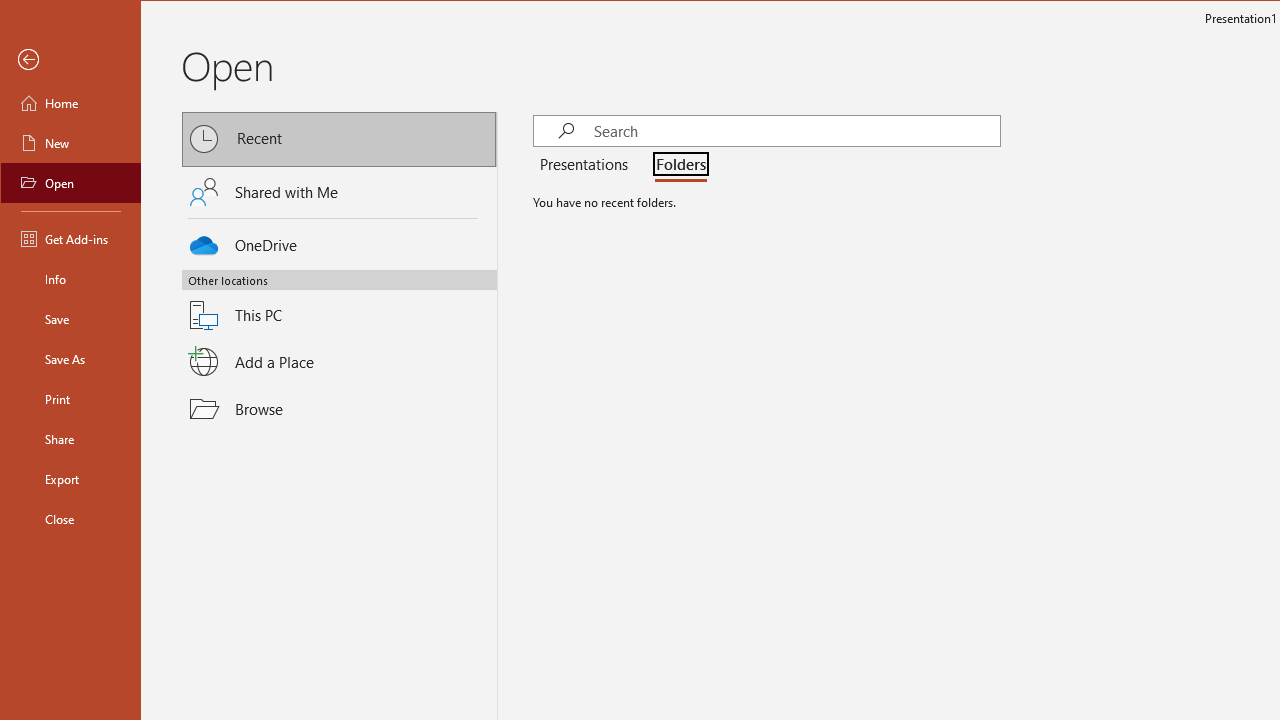  Describe the element at coordinates (71, 479) in the screenshot. I see `'Export'` at that location.